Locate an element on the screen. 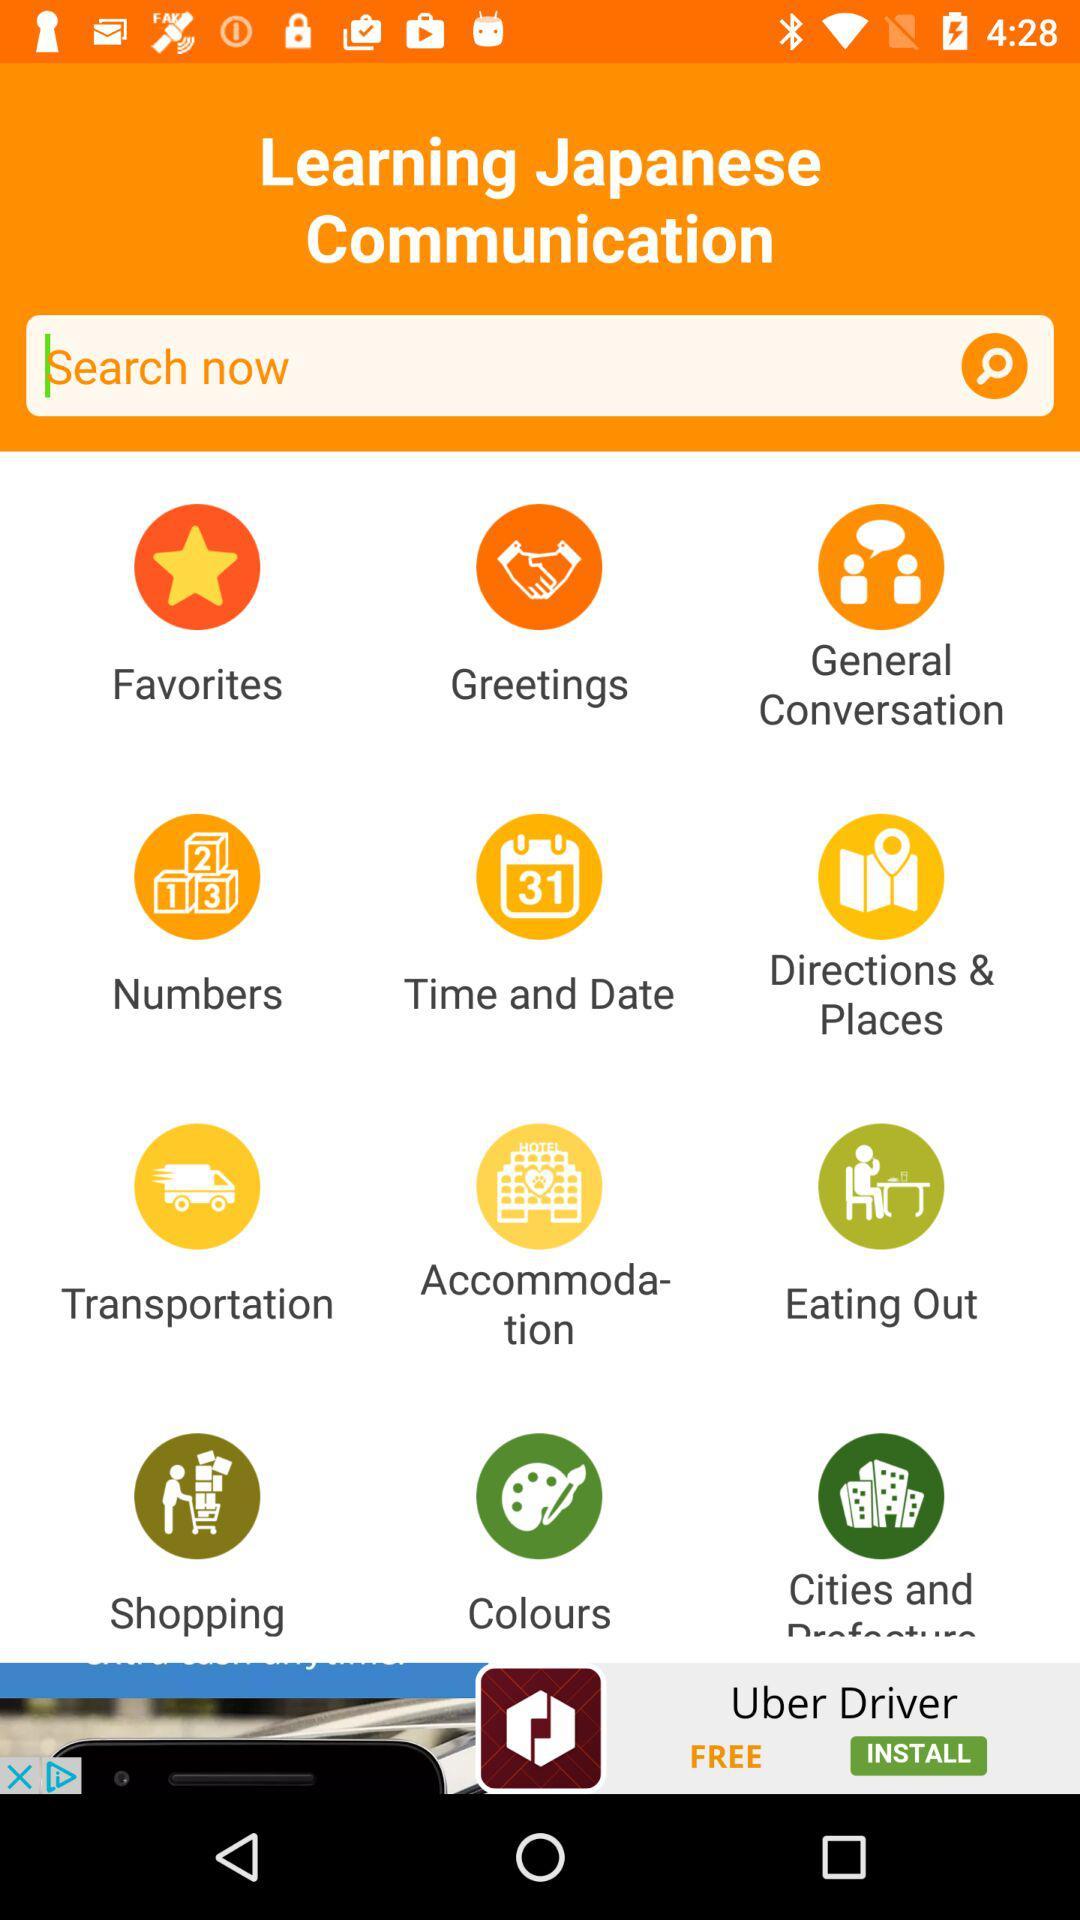  click the search option is located at coordinates (994, 365).